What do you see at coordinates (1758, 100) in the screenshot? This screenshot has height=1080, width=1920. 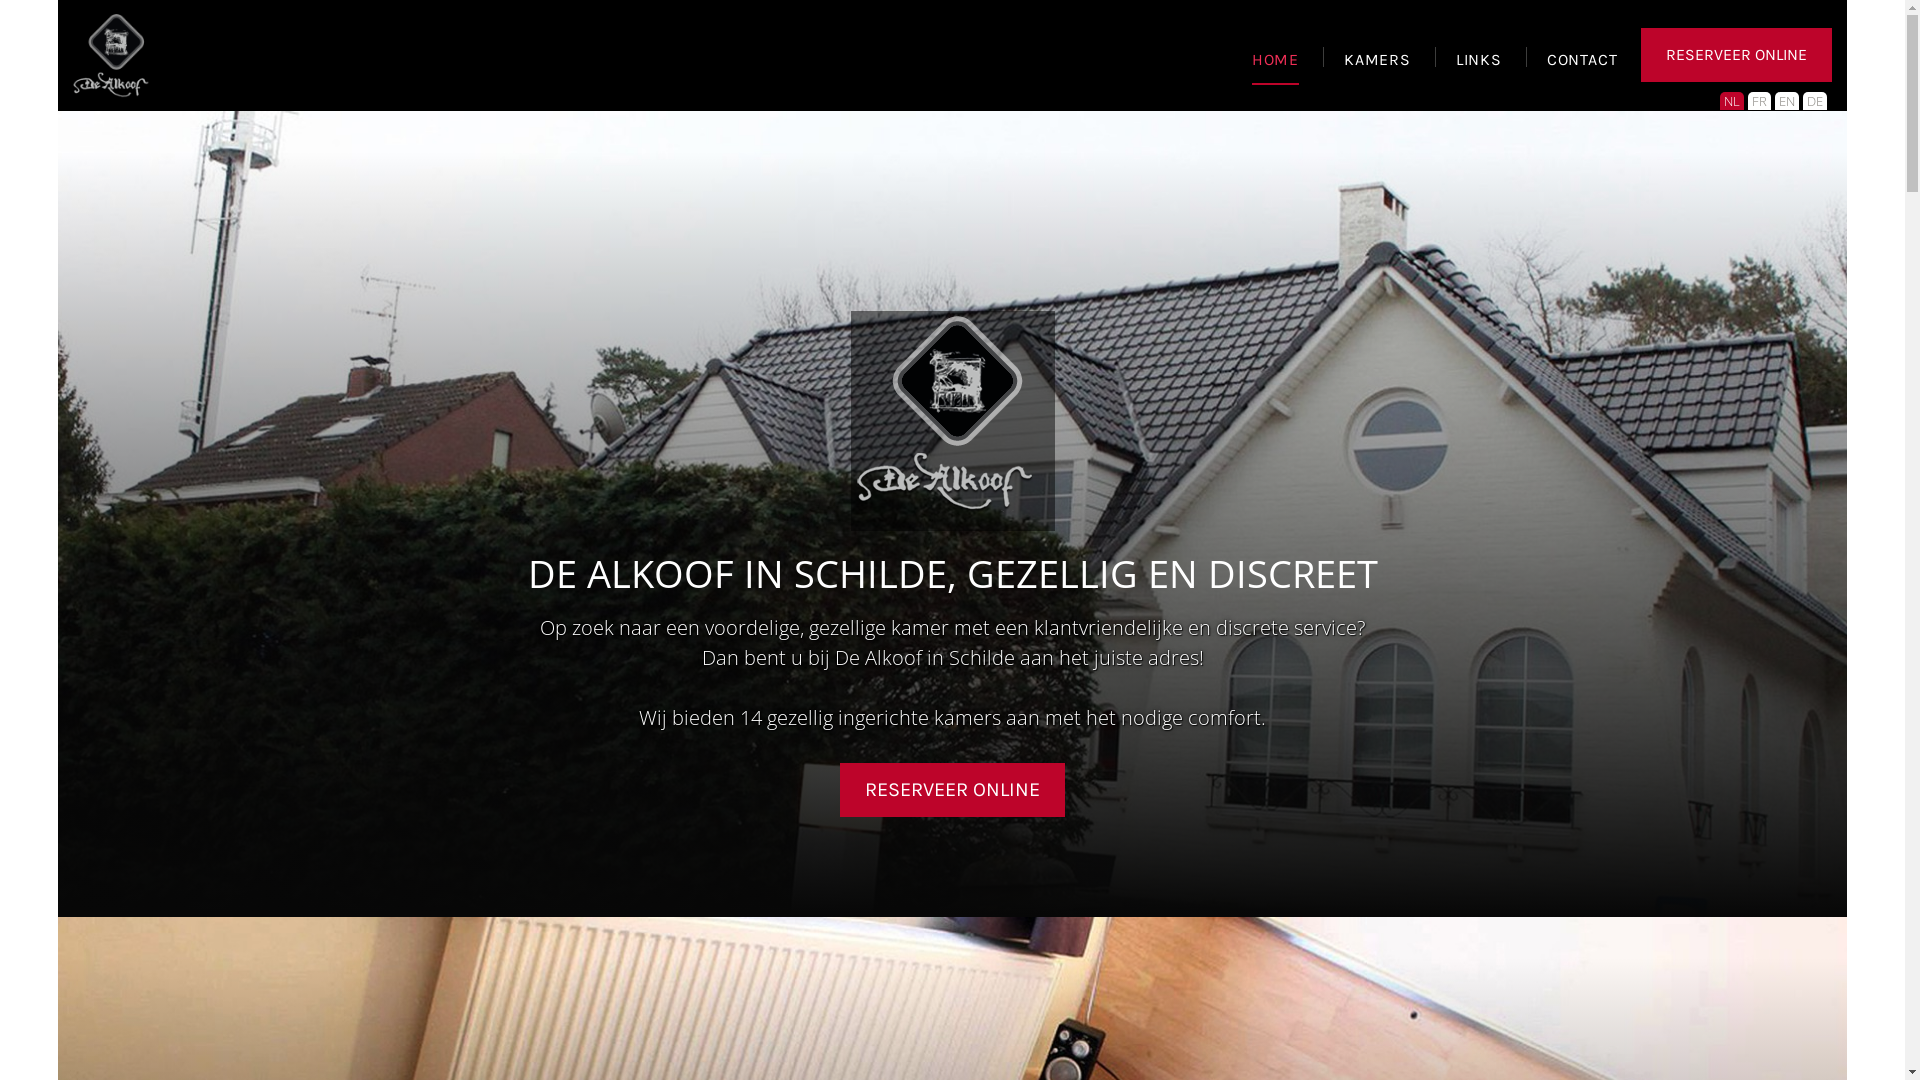 I see `'FR'` at bounding box center [1758, 100].